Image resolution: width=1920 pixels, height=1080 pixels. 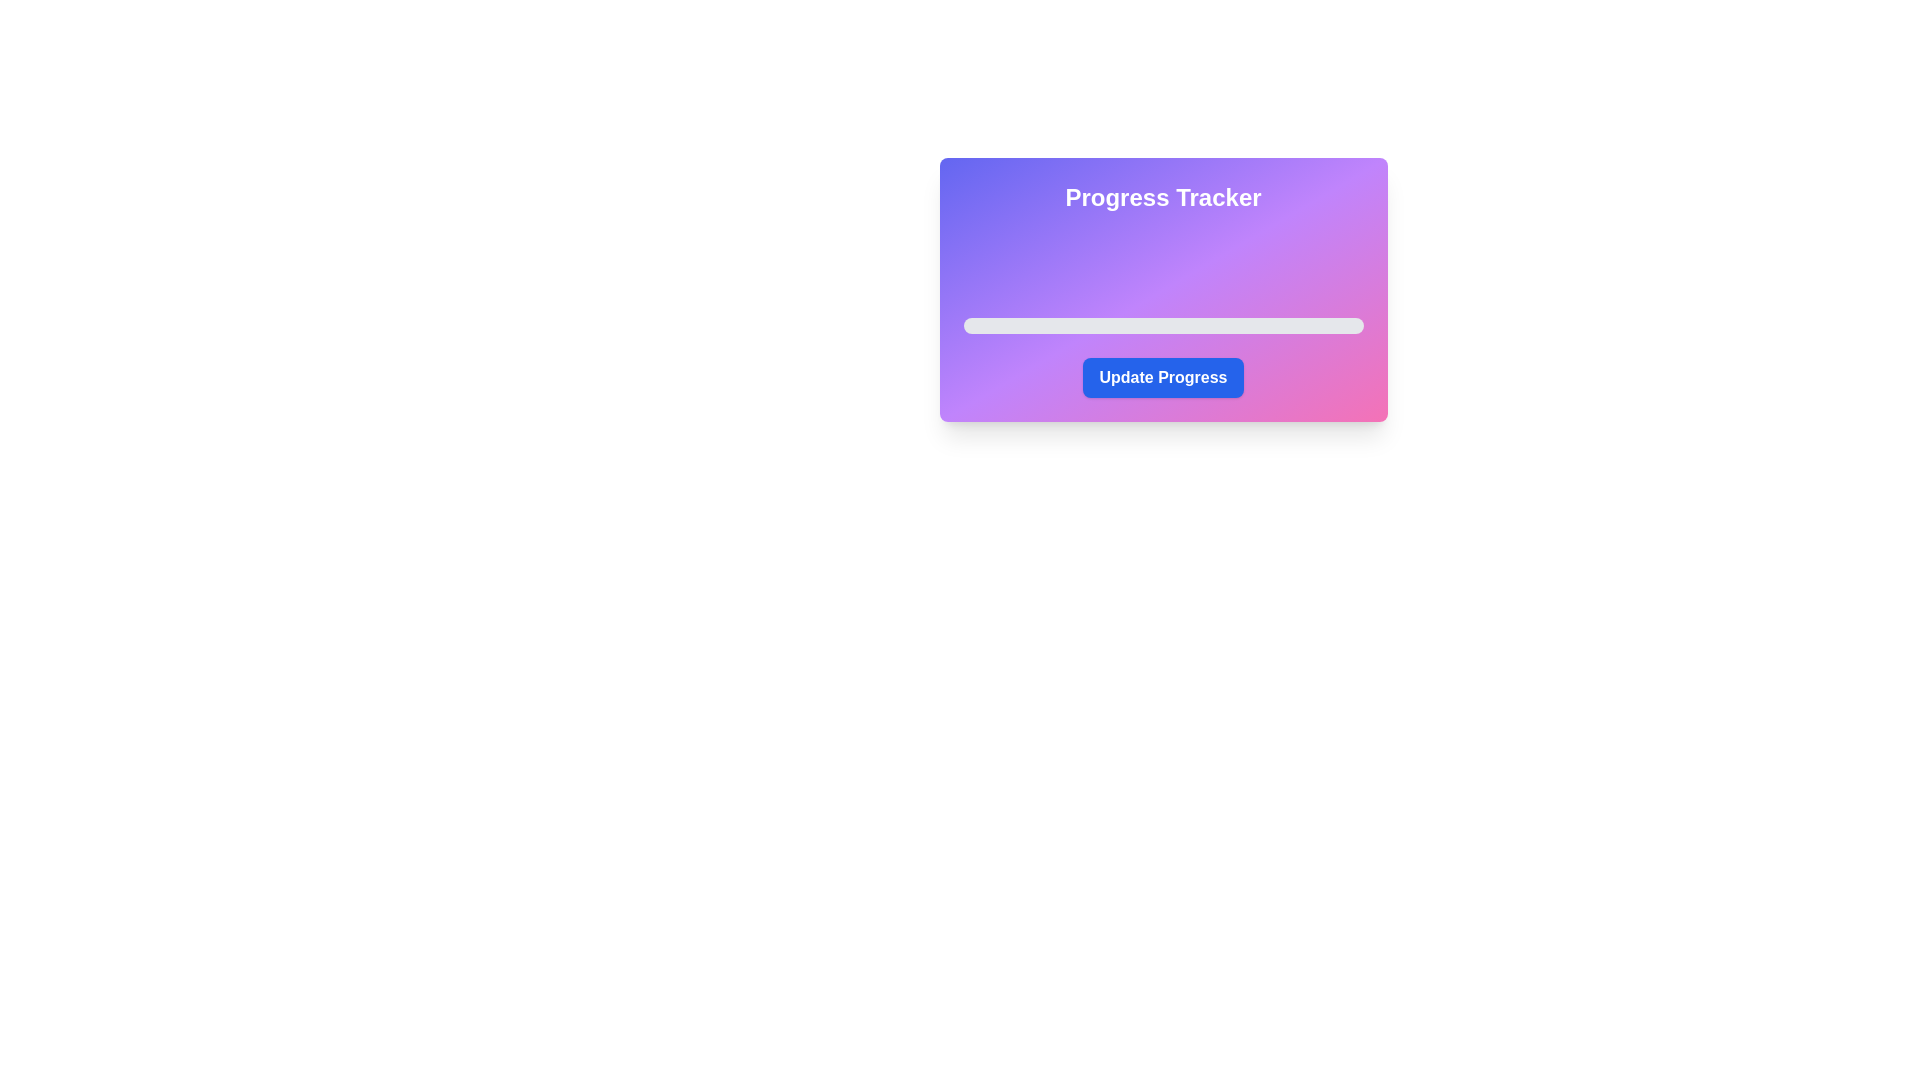 What do you see at coordinates (1163, 378) in the screenshot?
I see `the interactive update button located at the bottom center of the card interface, just below the horizontal progress bar, to change its style` at bounding box center [1163, 378].